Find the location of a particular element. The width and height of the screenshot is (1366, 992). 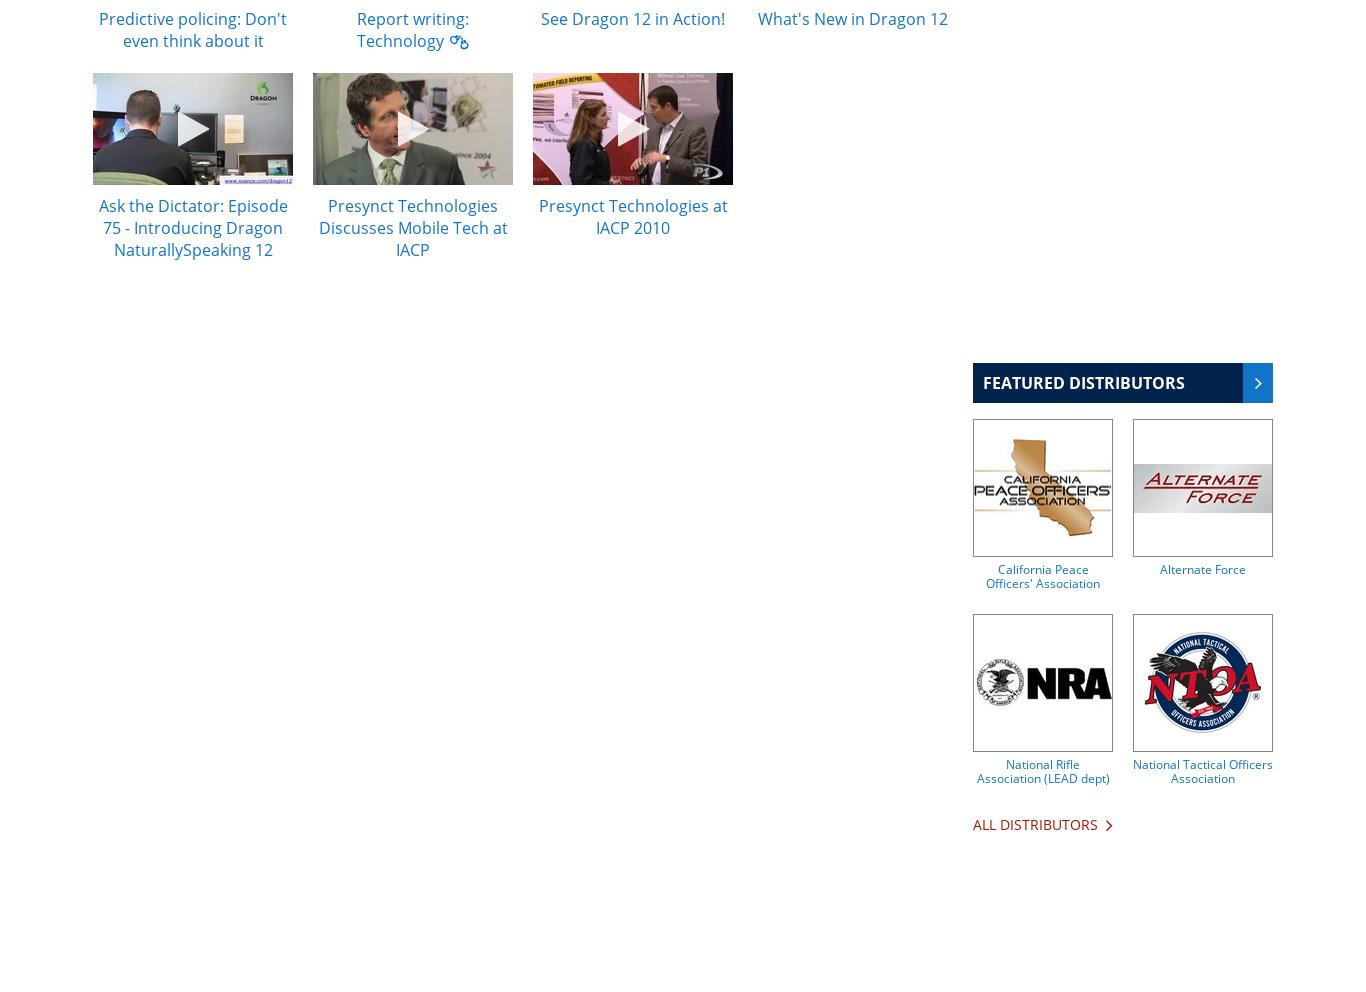

'Distributors' is located at coordinates (1047, 824).